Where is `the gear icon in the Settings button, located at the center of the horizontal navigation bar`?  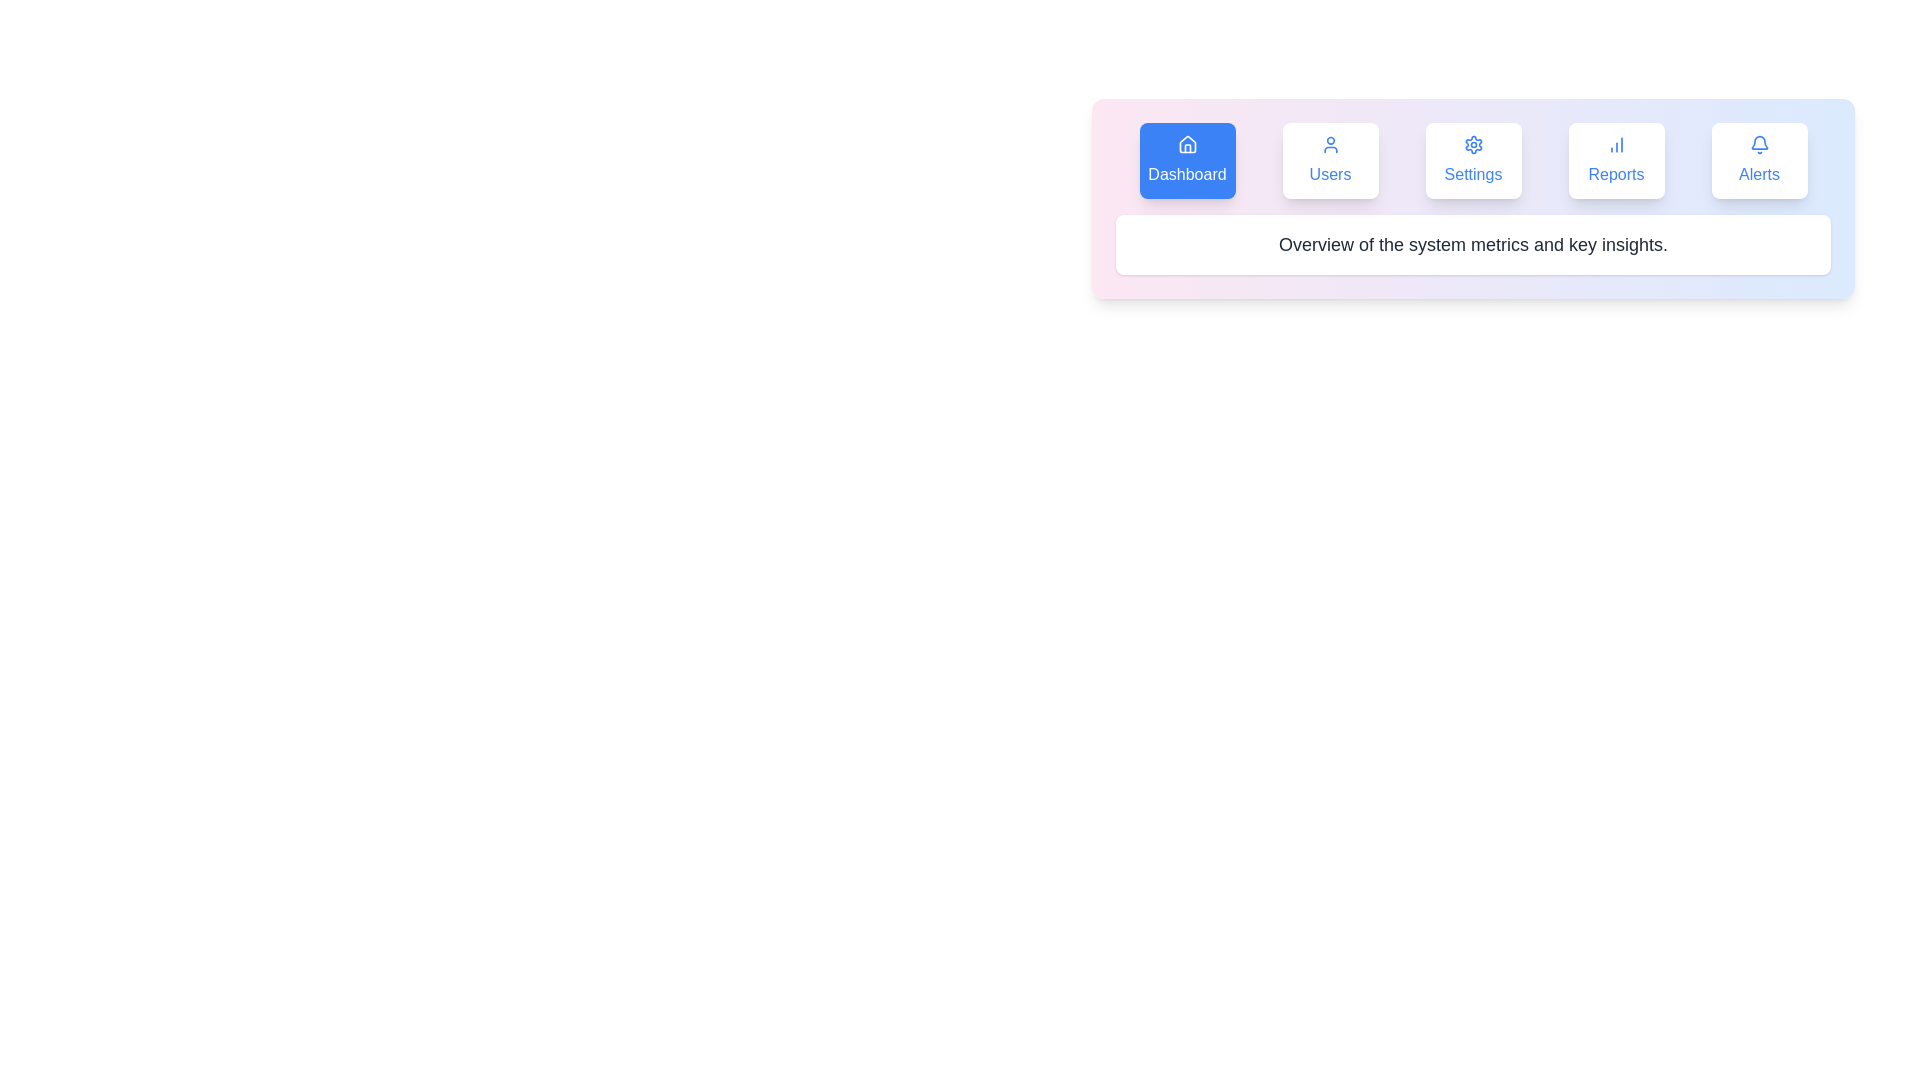
the gear icon in the Settings button, located at the center of the horizontal navigation bar is located at coordinates (1473, 144).